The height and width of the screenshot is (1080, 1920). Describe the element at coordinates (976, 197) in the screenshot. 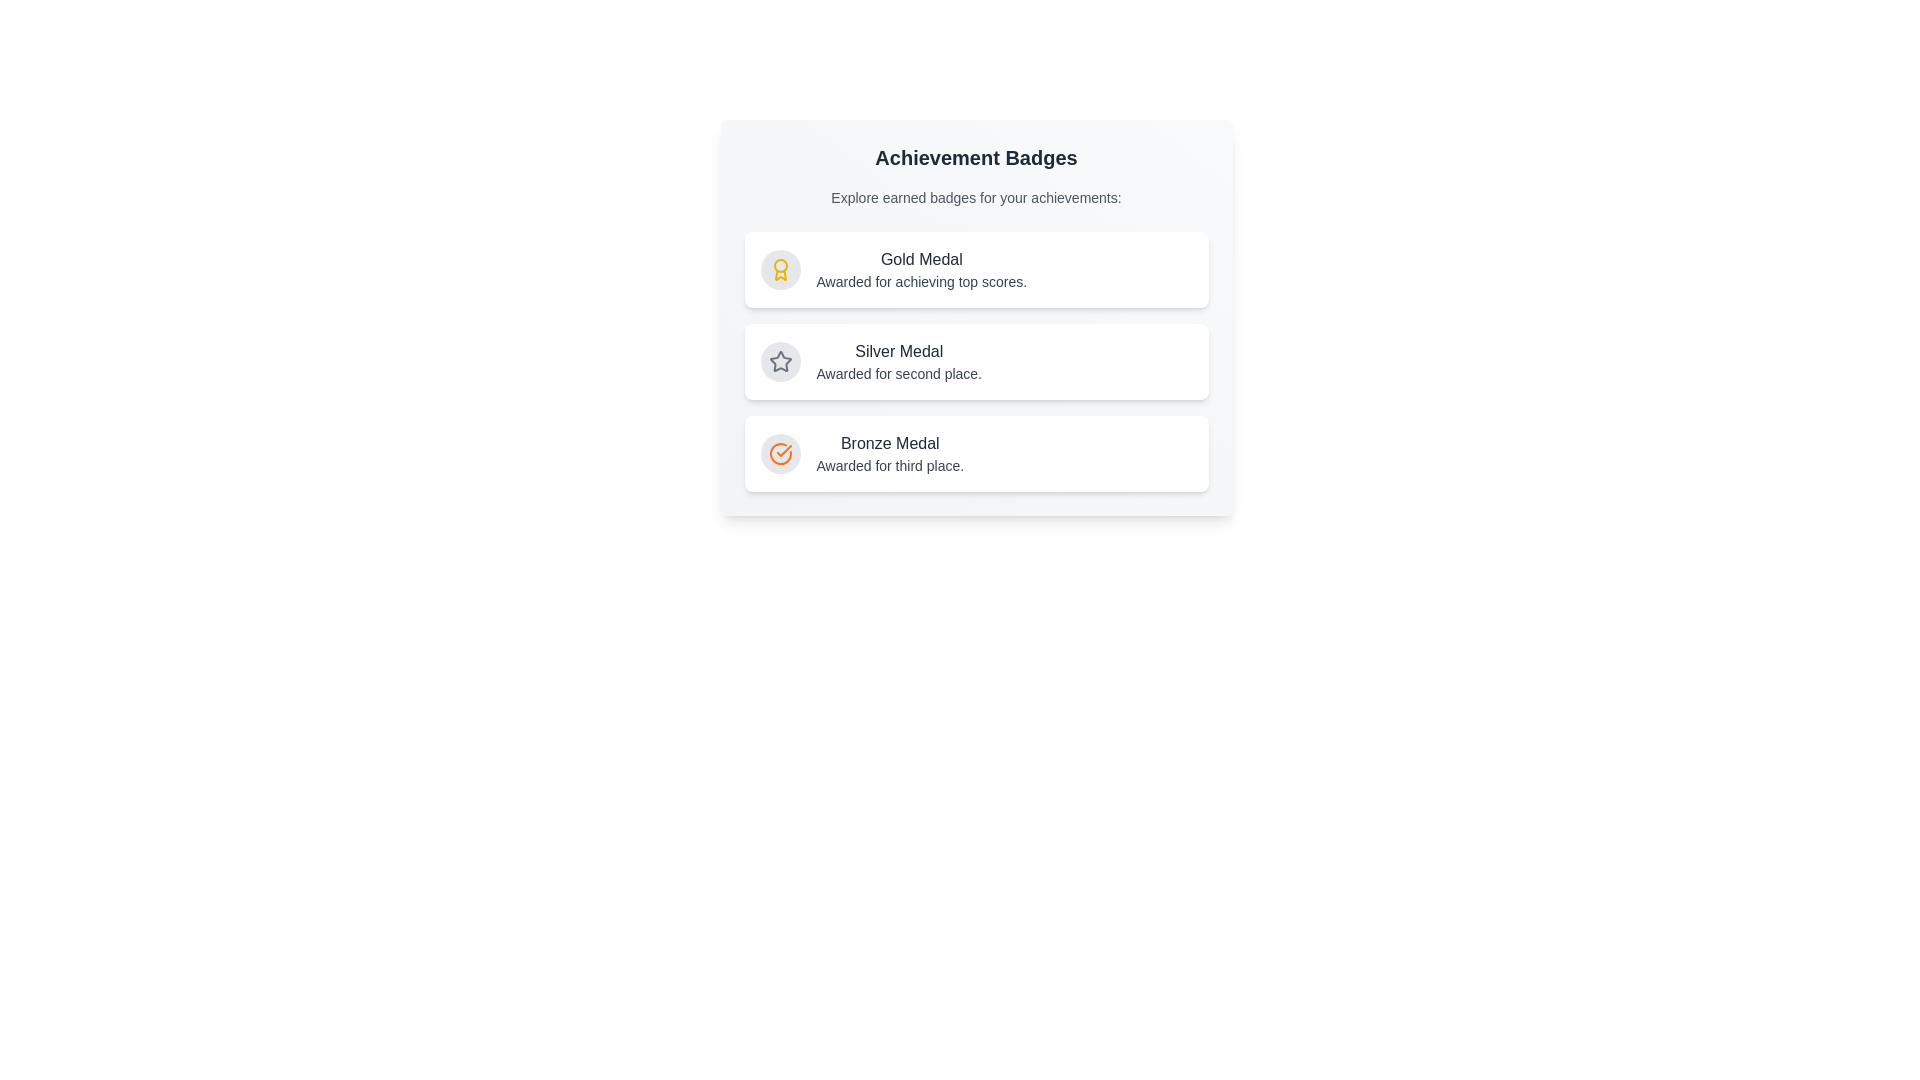

I see `the text label providing context for the 'Achievement Badges' section, located directly under the heading and preceding the list of badges` at that location.